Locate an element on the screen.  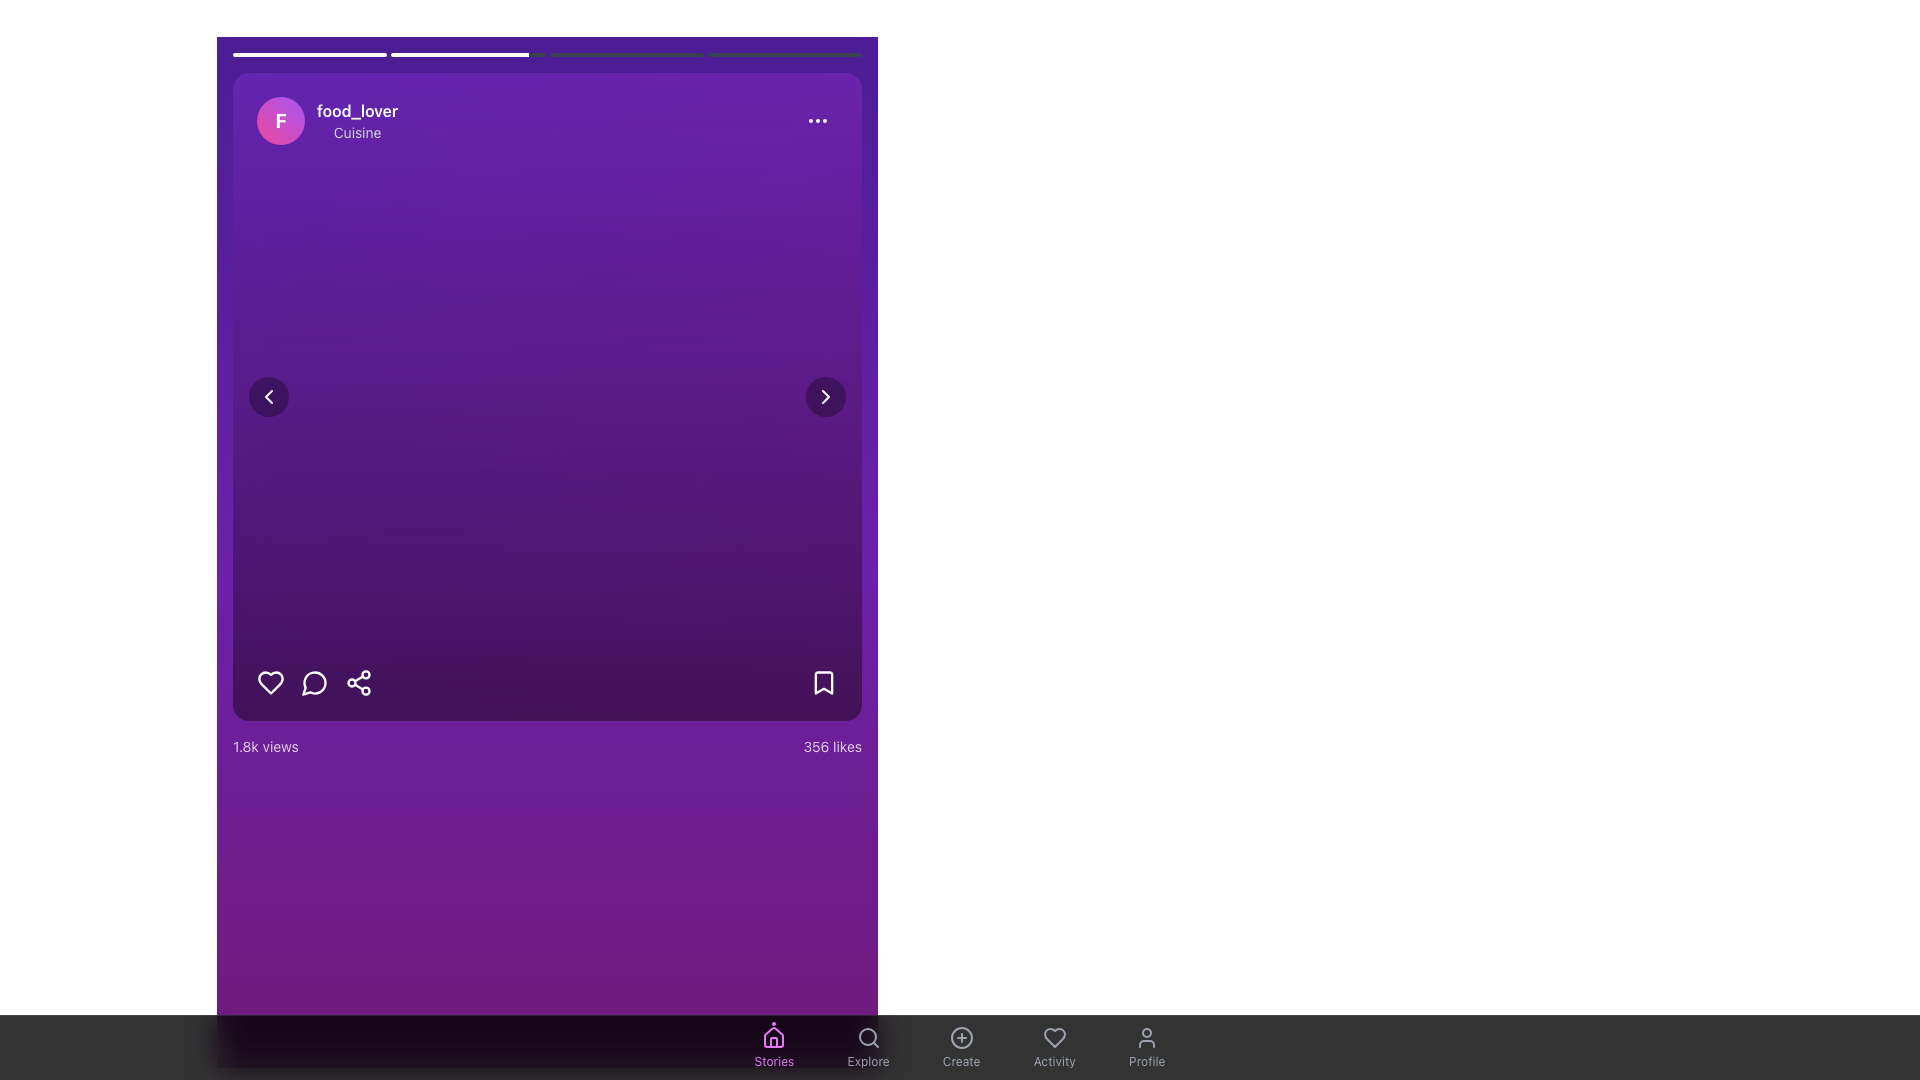
the circular button with a dark semi-transparent background and a white left-facing chevron icon to trigger a background color change is located at coordinates (267, 397).